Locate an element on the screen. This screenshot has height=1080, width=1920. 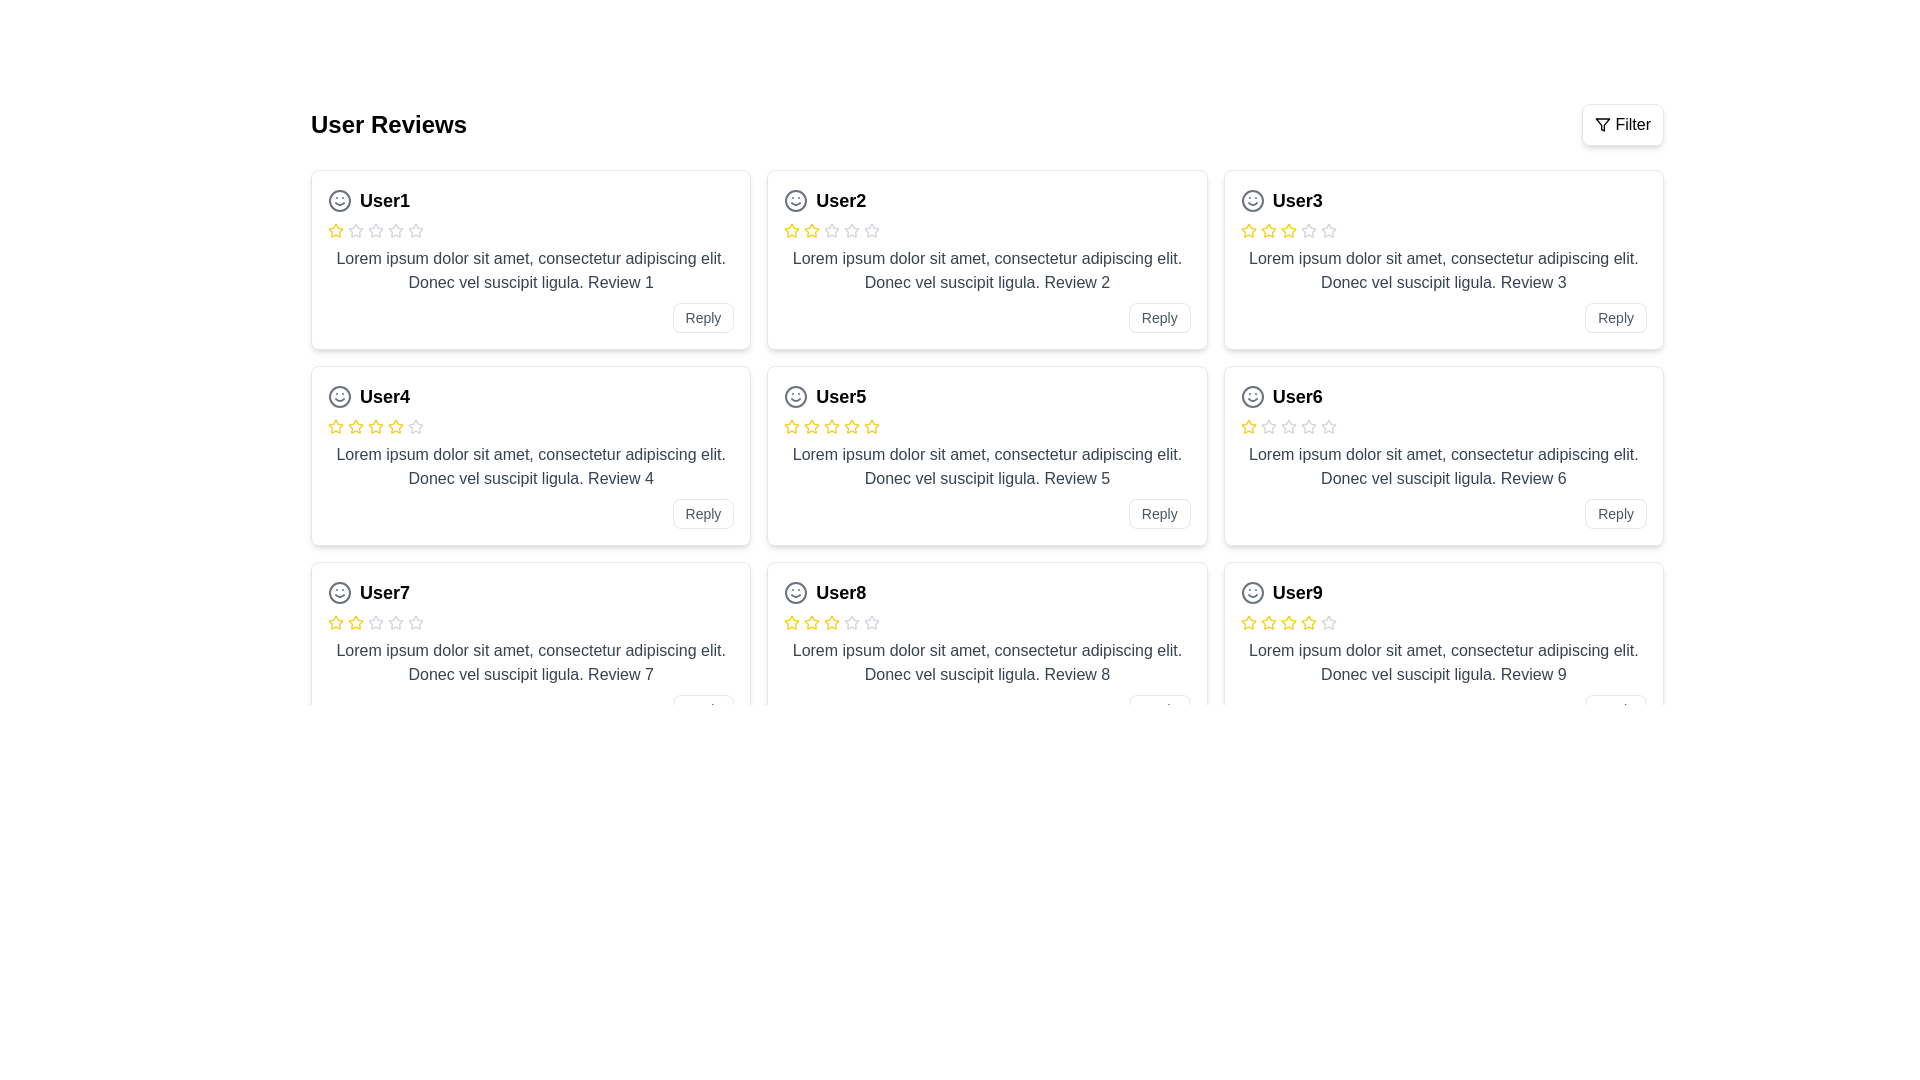
the text 'User7' for copying from the user review card located in the third row and first column of the grid layout is located at coordinates (384, 592).